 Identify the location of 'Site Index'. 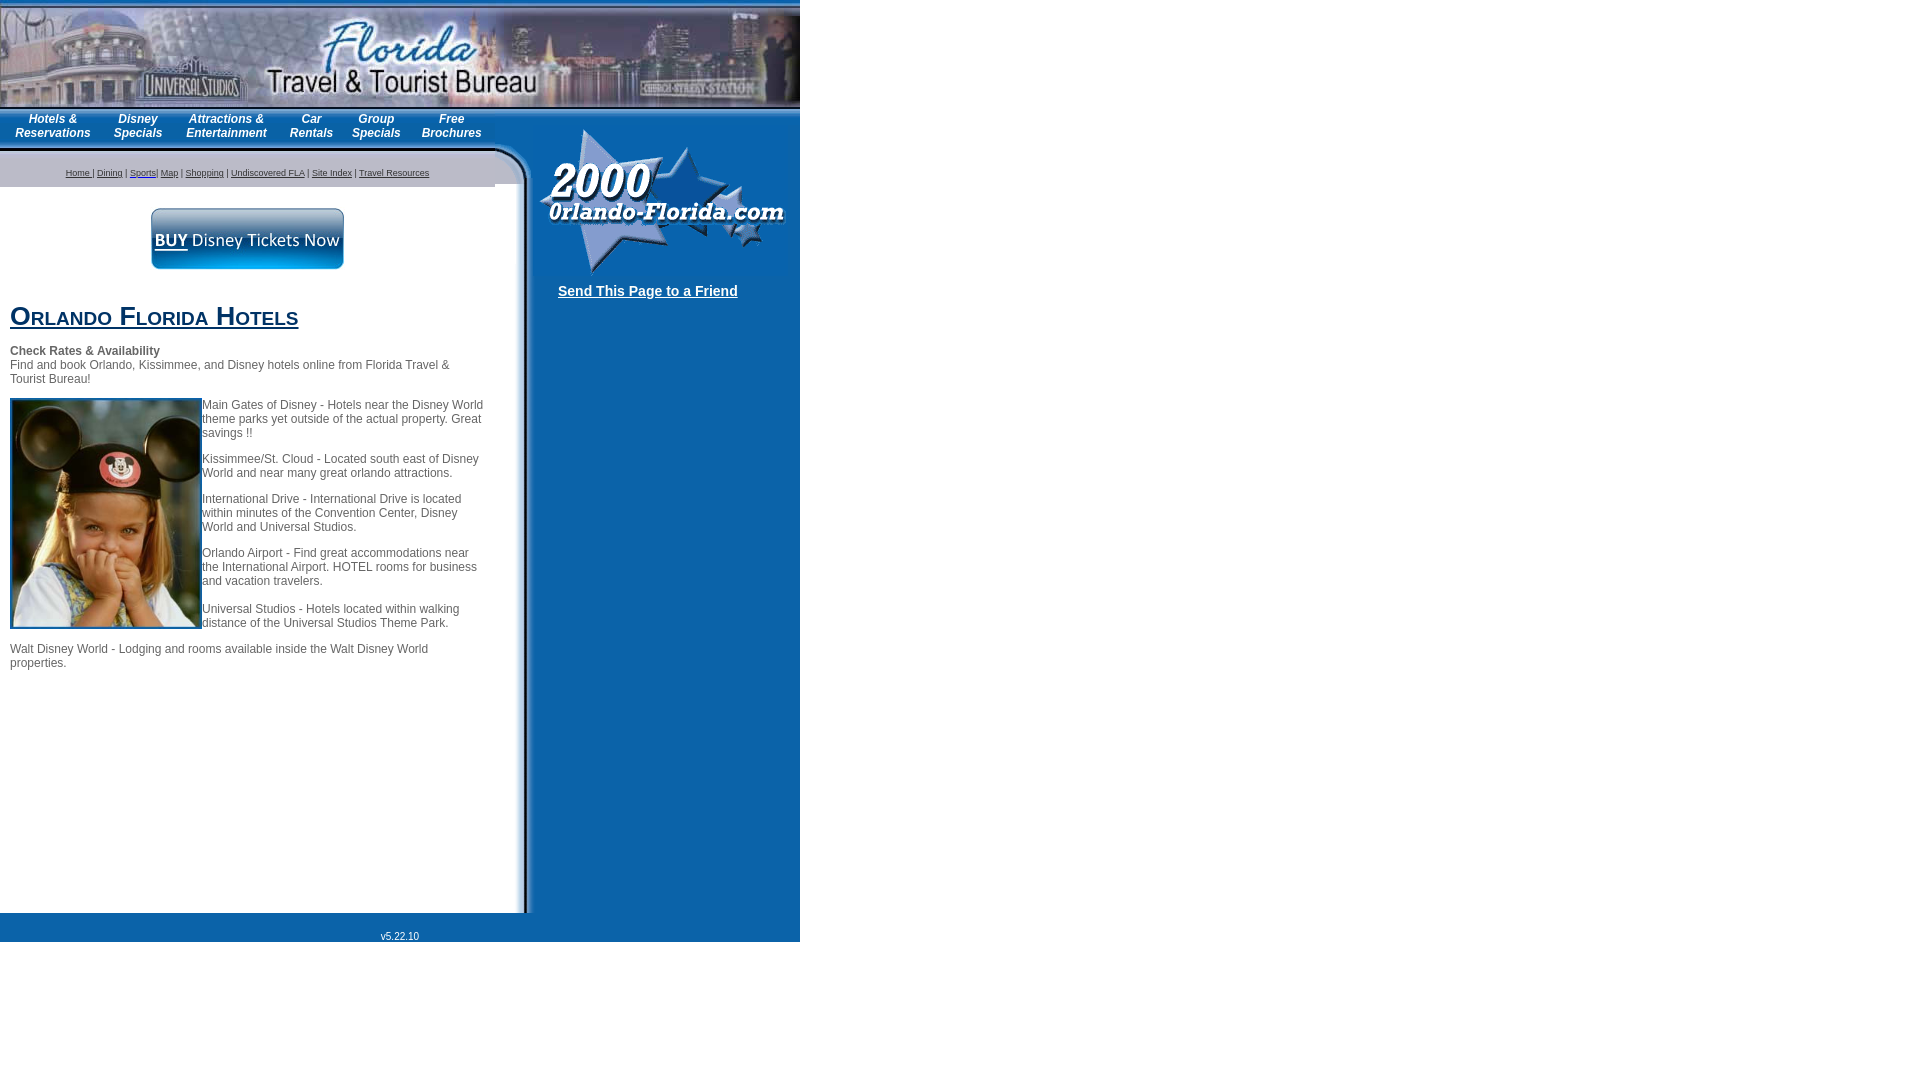
(331, 172).